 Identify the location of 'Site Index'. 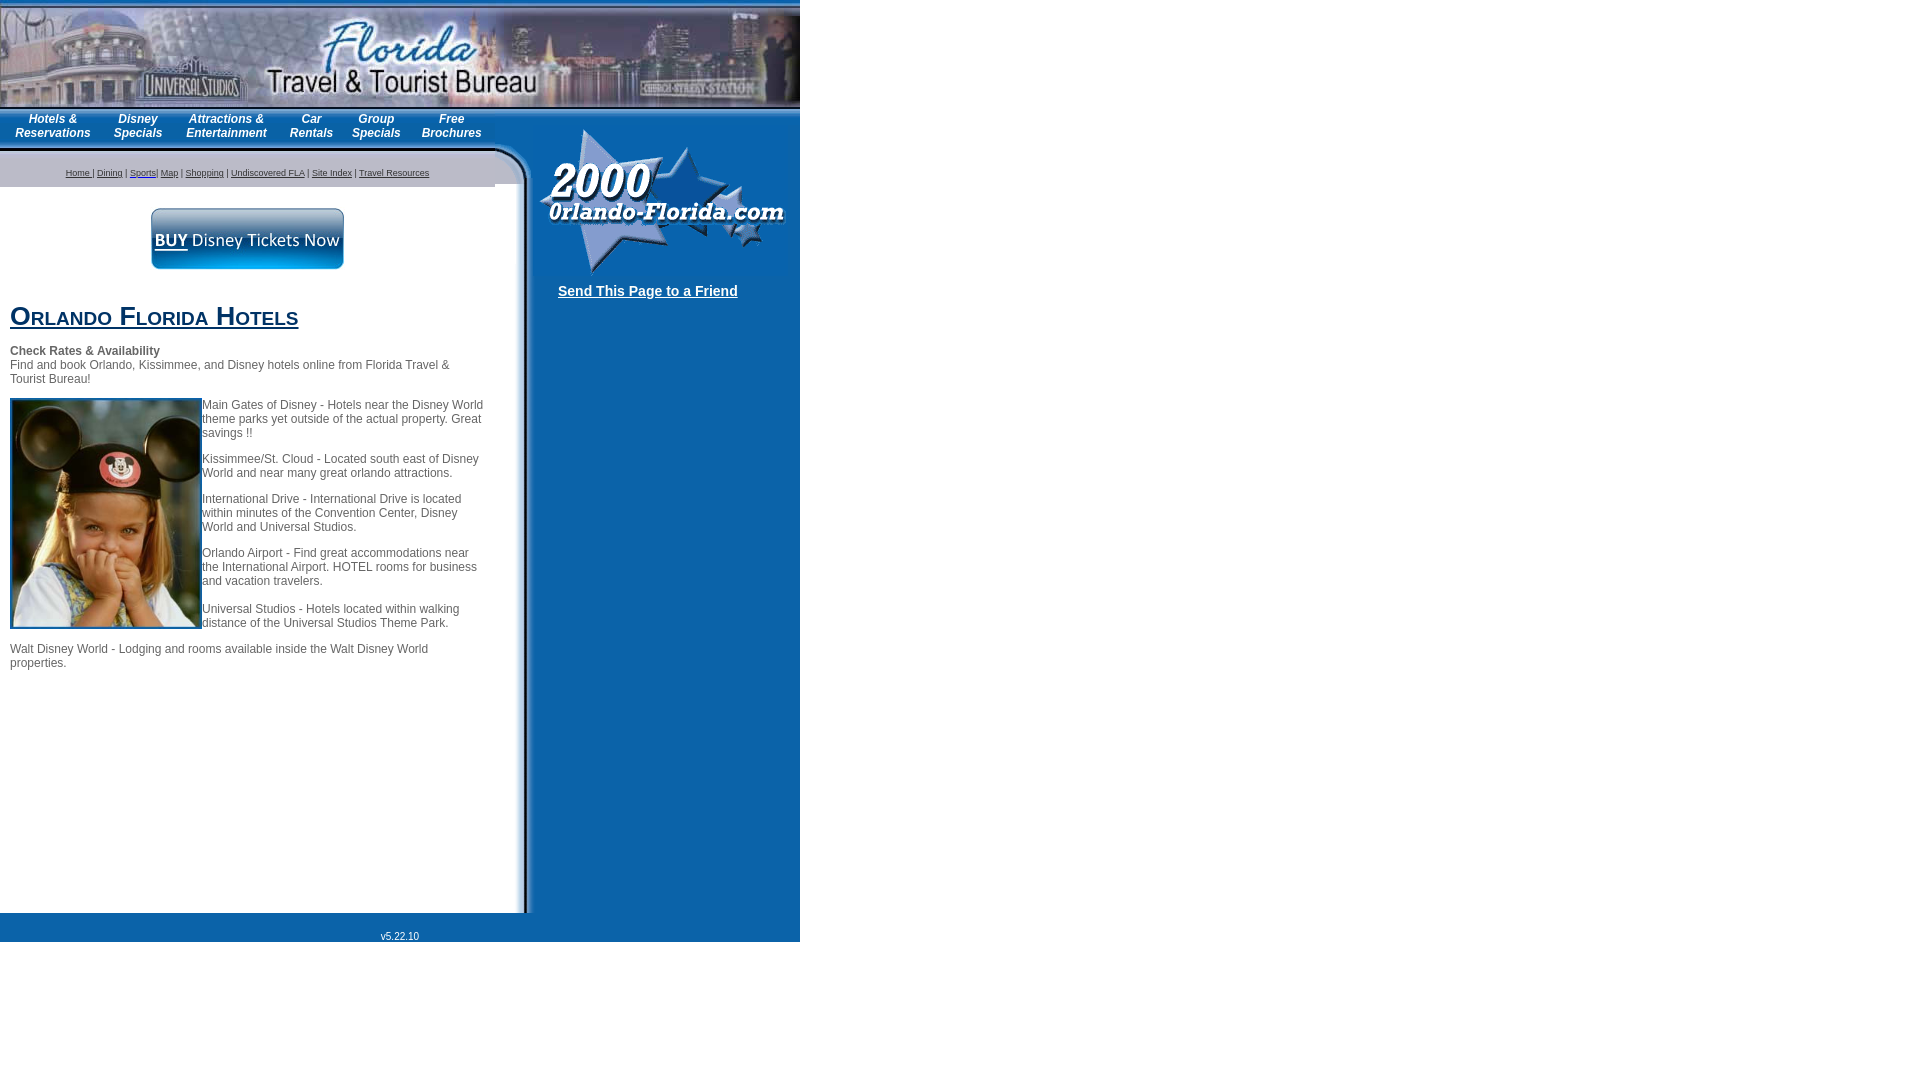
(331, 172).